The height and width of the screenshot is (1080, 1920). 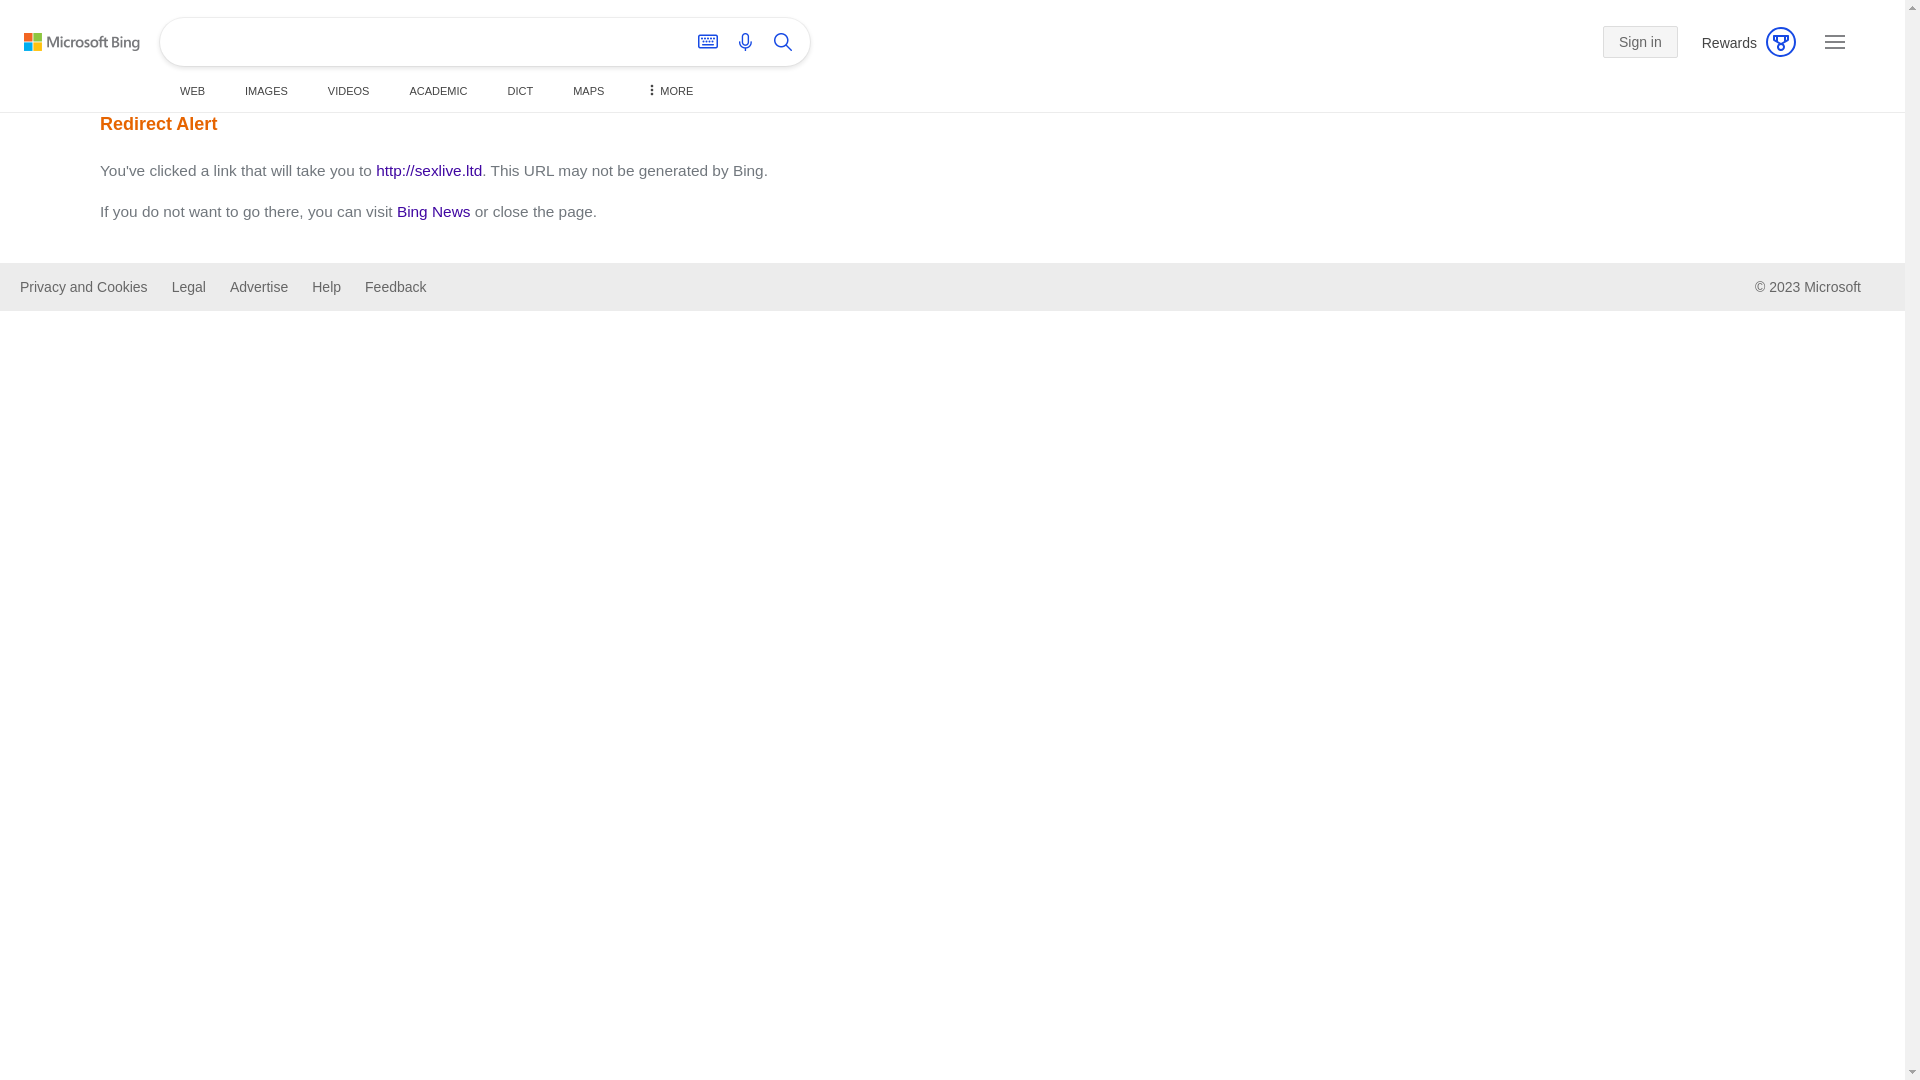 I want to click on 'Search', so click(x=781, y=42).